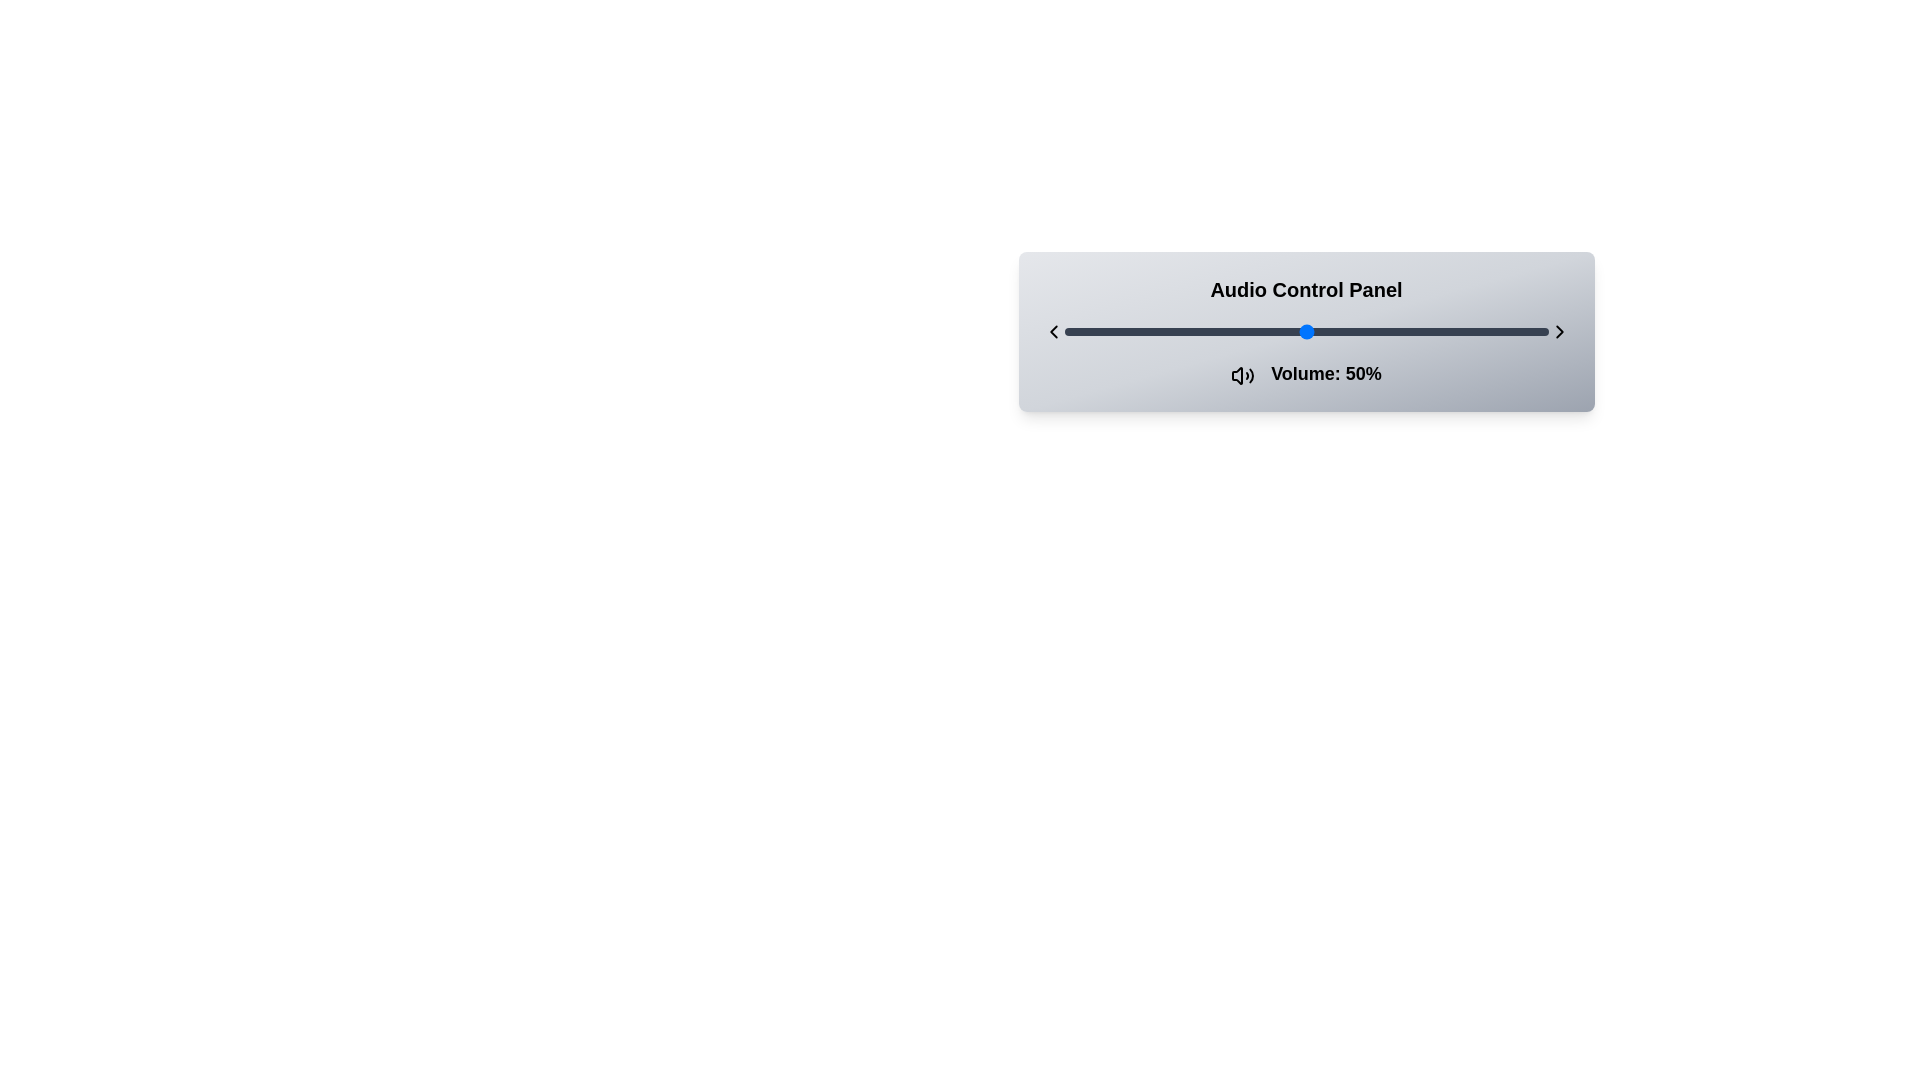  Describe the element at coordinates (1146, 330) in the screenshot. I see `the slider` at that location.